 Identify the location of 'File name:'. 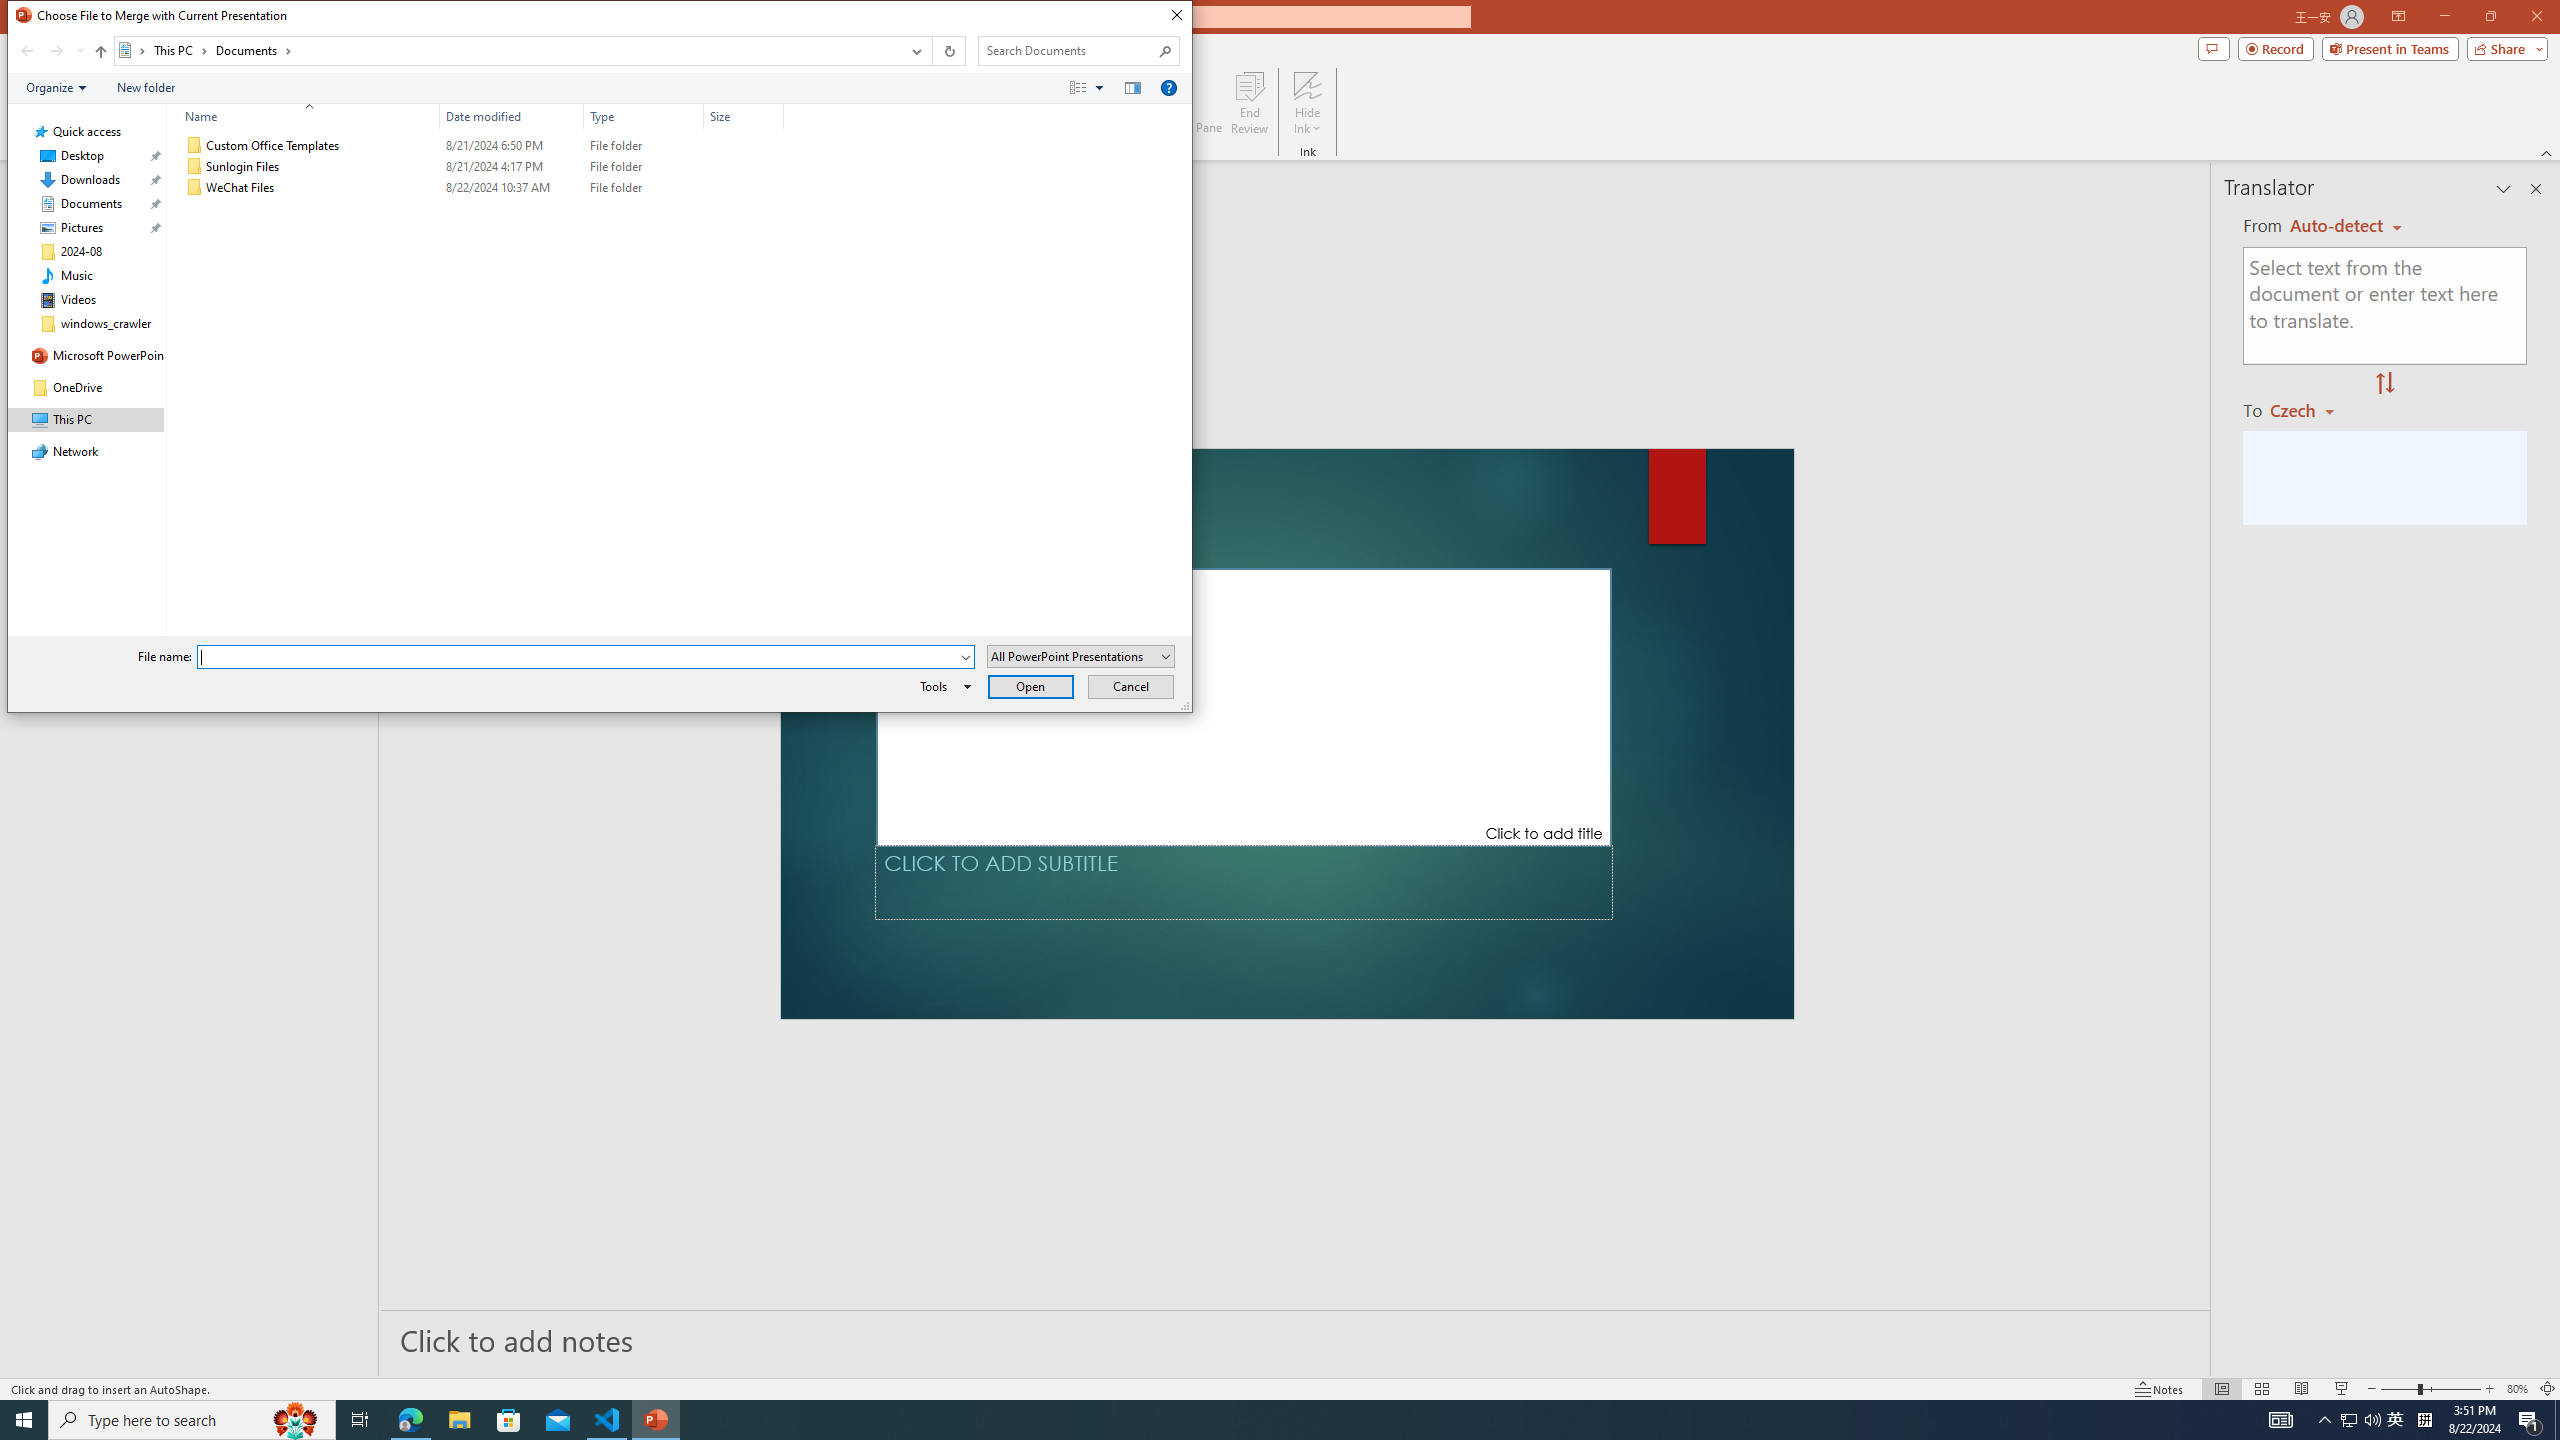
(586, 656).